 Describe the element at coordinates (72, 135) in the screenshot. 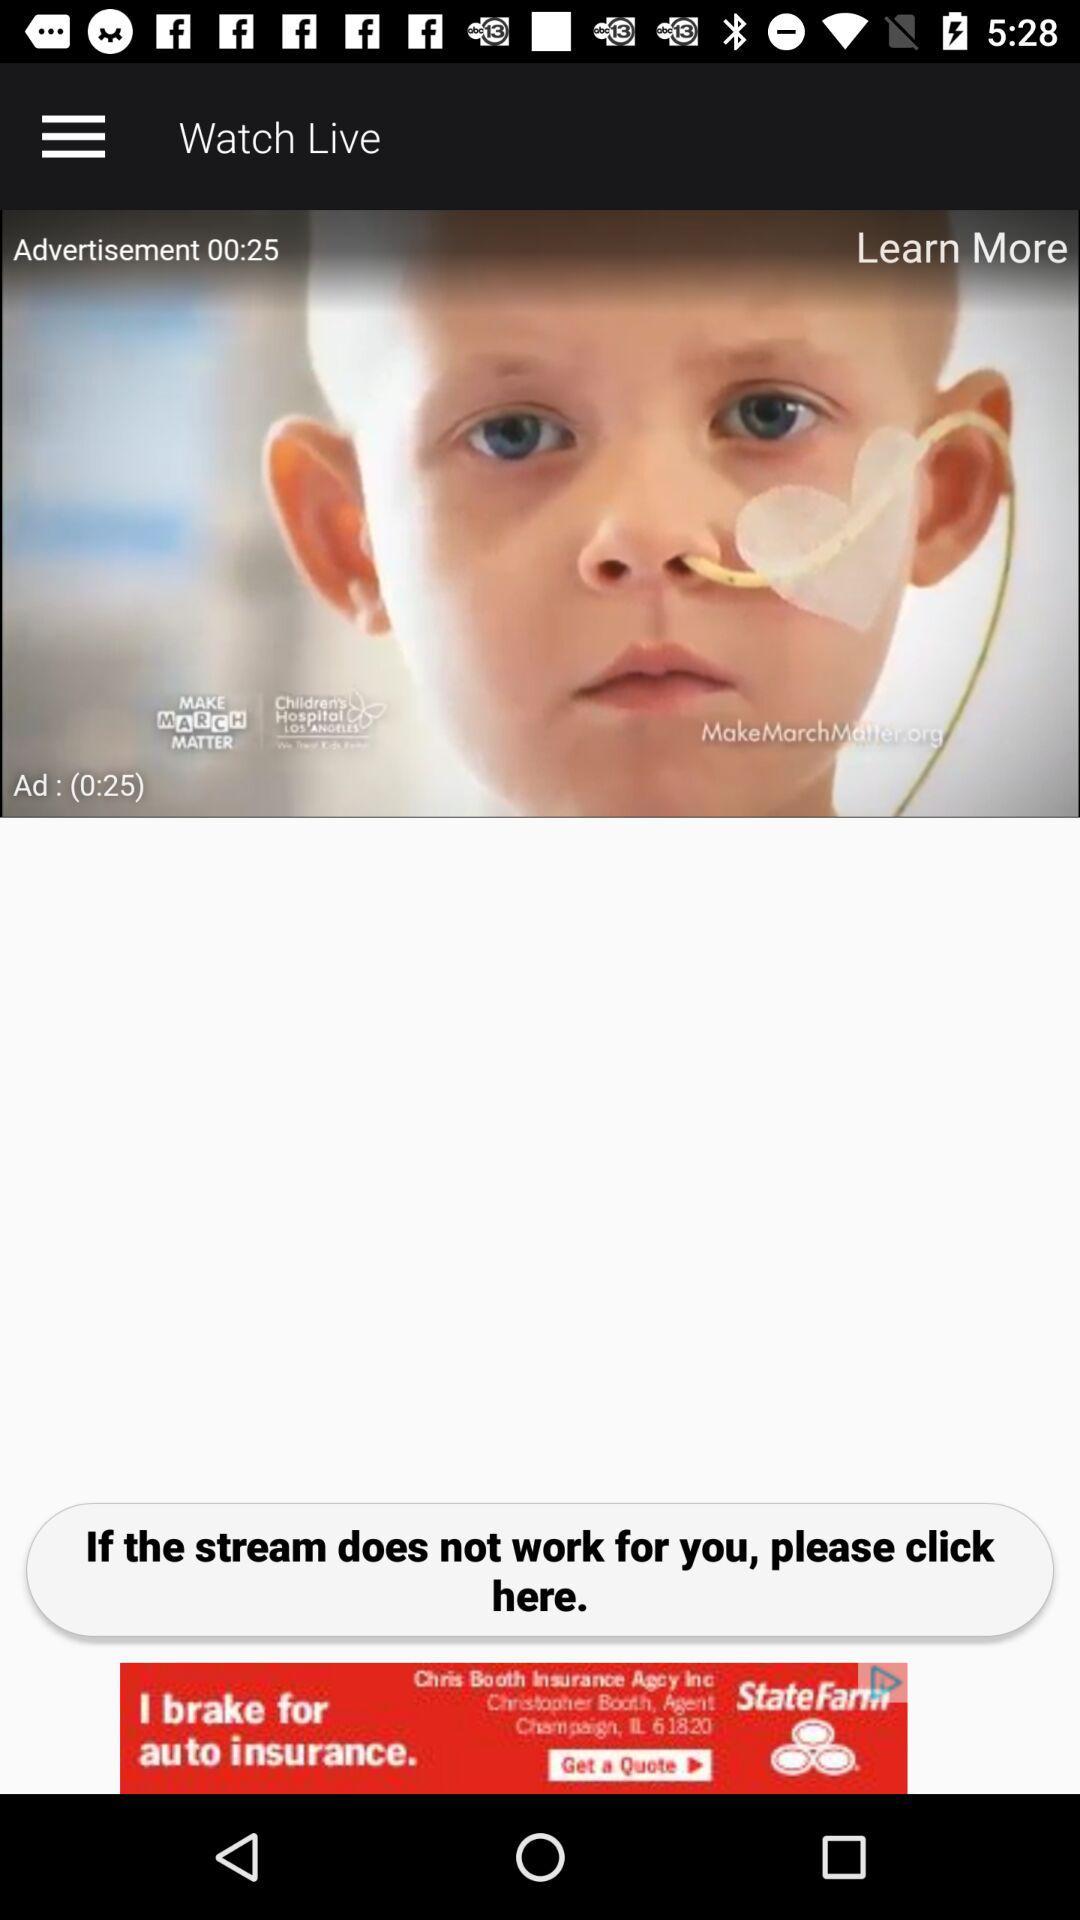

I see `open menu option` at that location.